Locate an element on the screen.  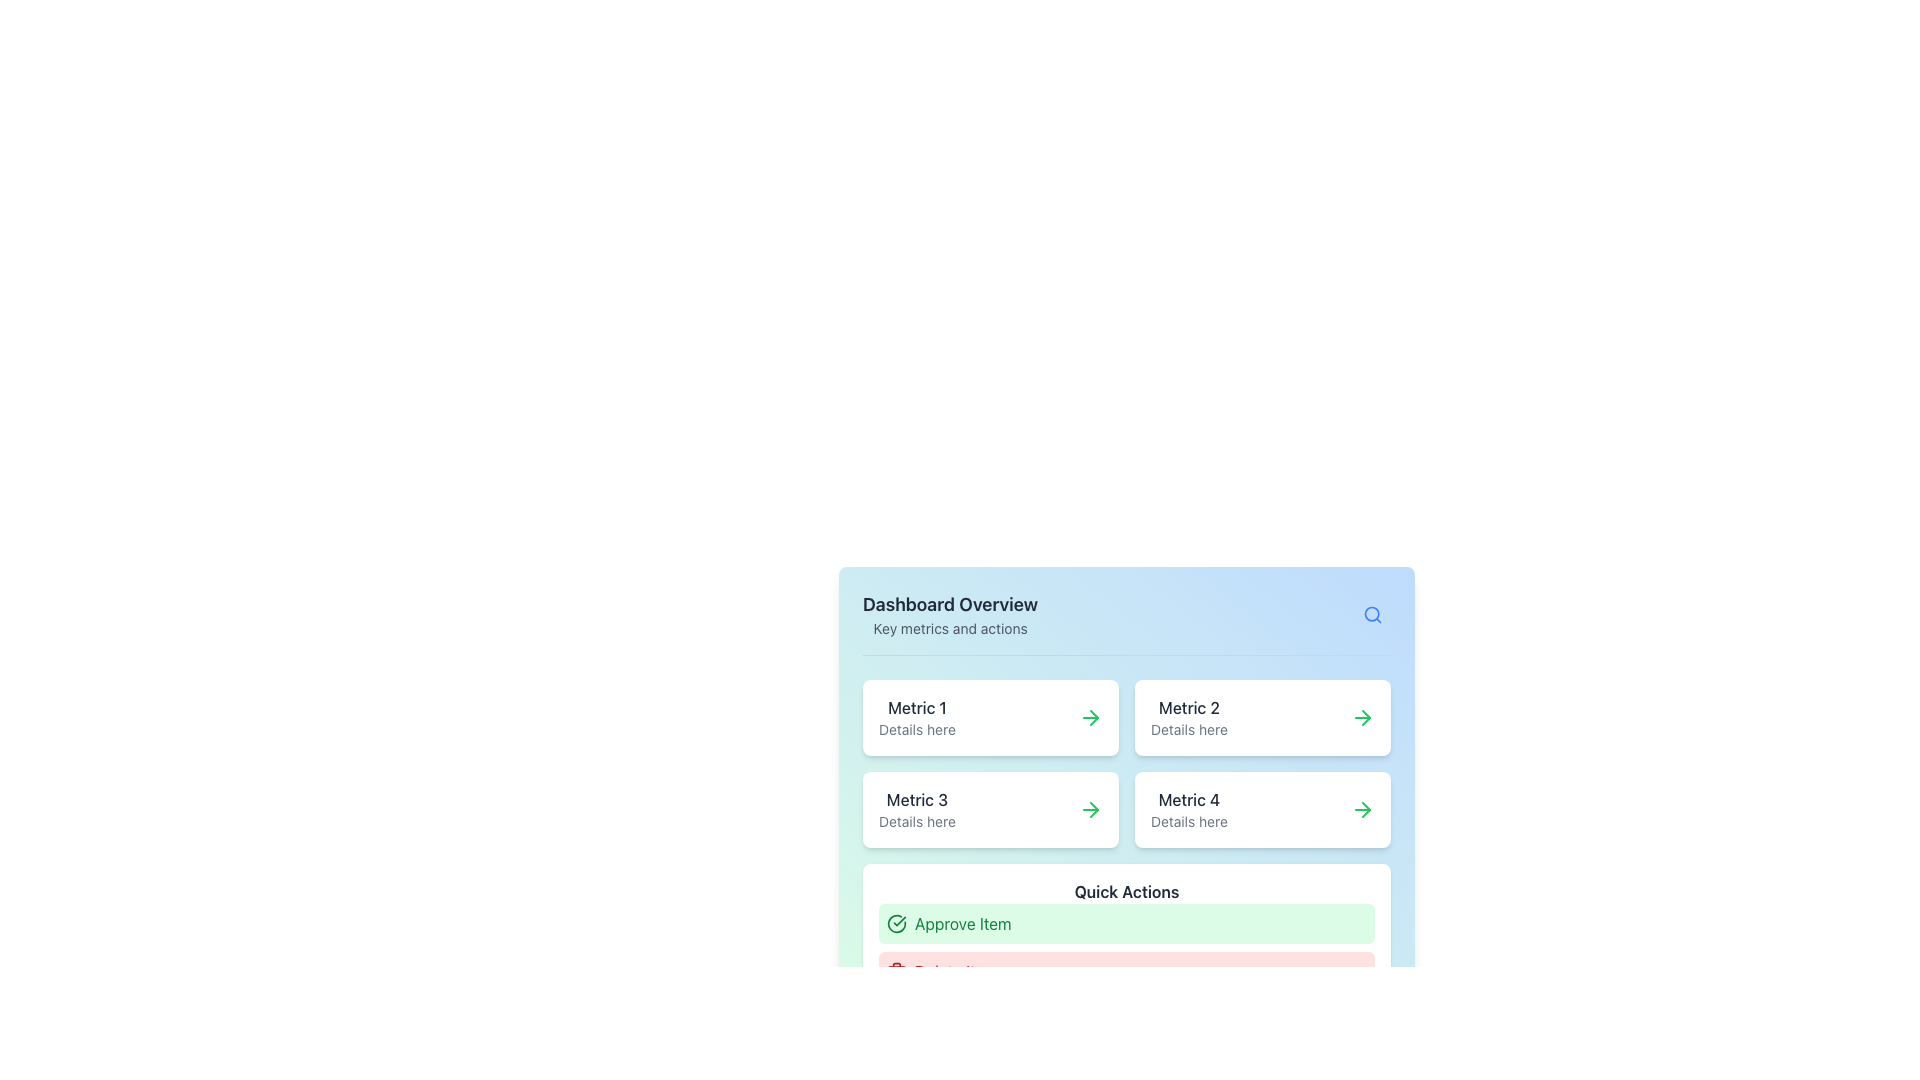
the static text label that provides additional information related to 'Metric 3', located in the bottom section of the 'Metric 3' card in the lower left of the four-card grid is located at coordinates (916, 821).